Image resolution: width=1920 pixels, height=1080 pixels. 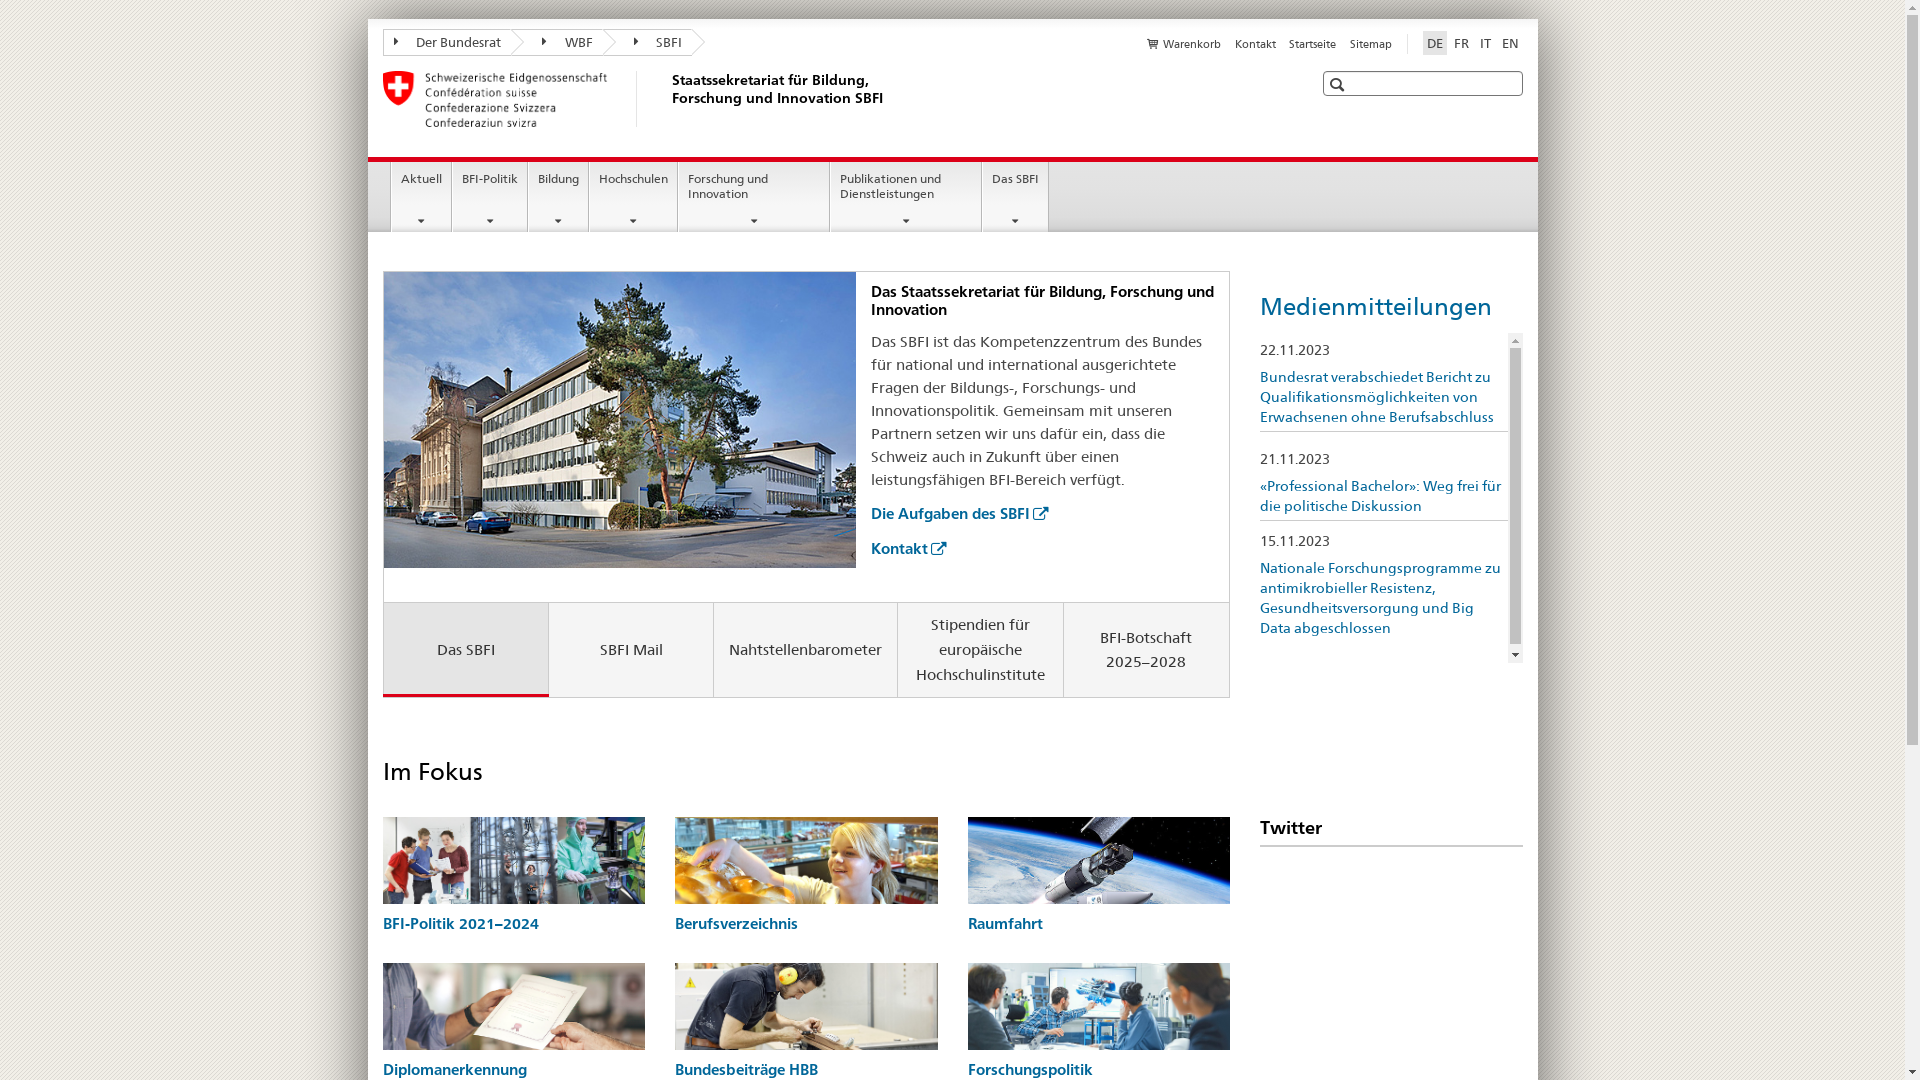 I want to click on 'BFI-Politik', so click(x=489, y=196).